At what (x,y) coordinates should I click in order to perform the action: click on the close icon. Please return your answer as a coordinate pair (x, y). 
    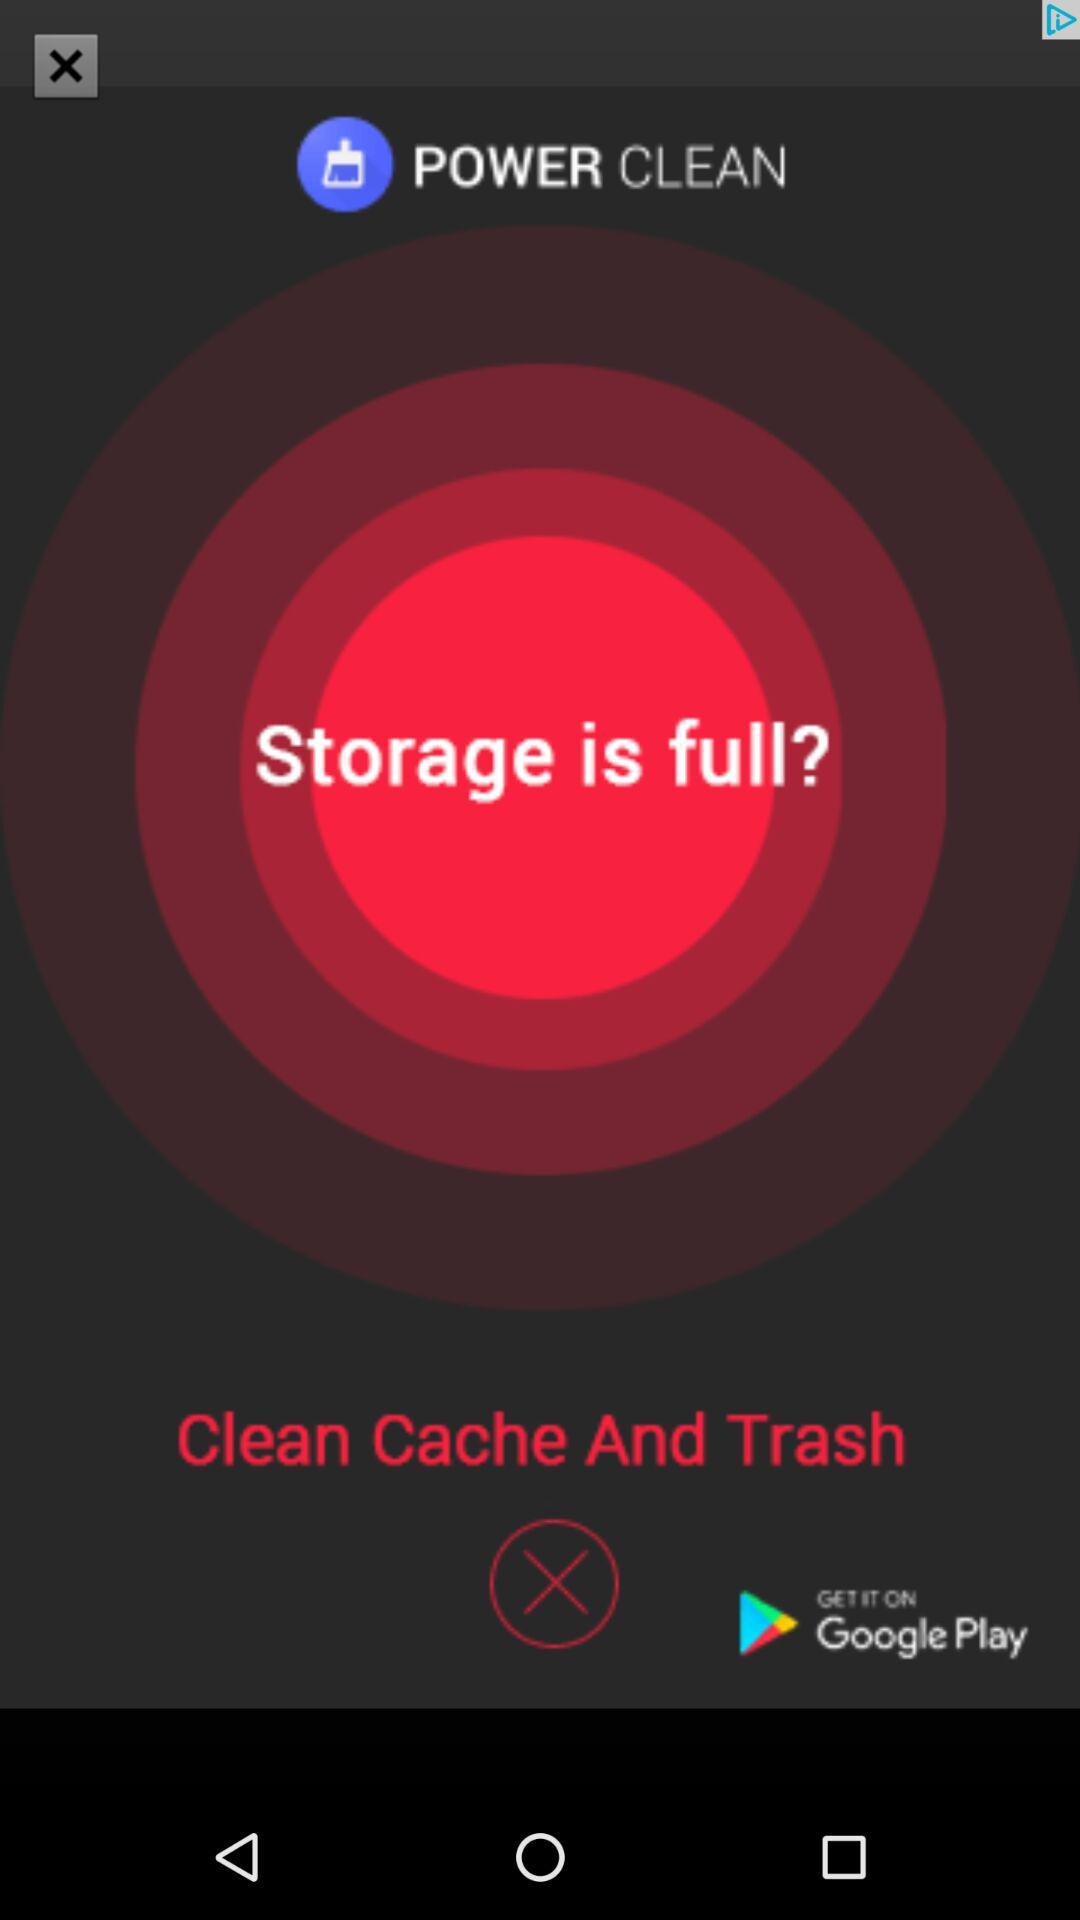
    Looking at the image, I should click on (64, 70).